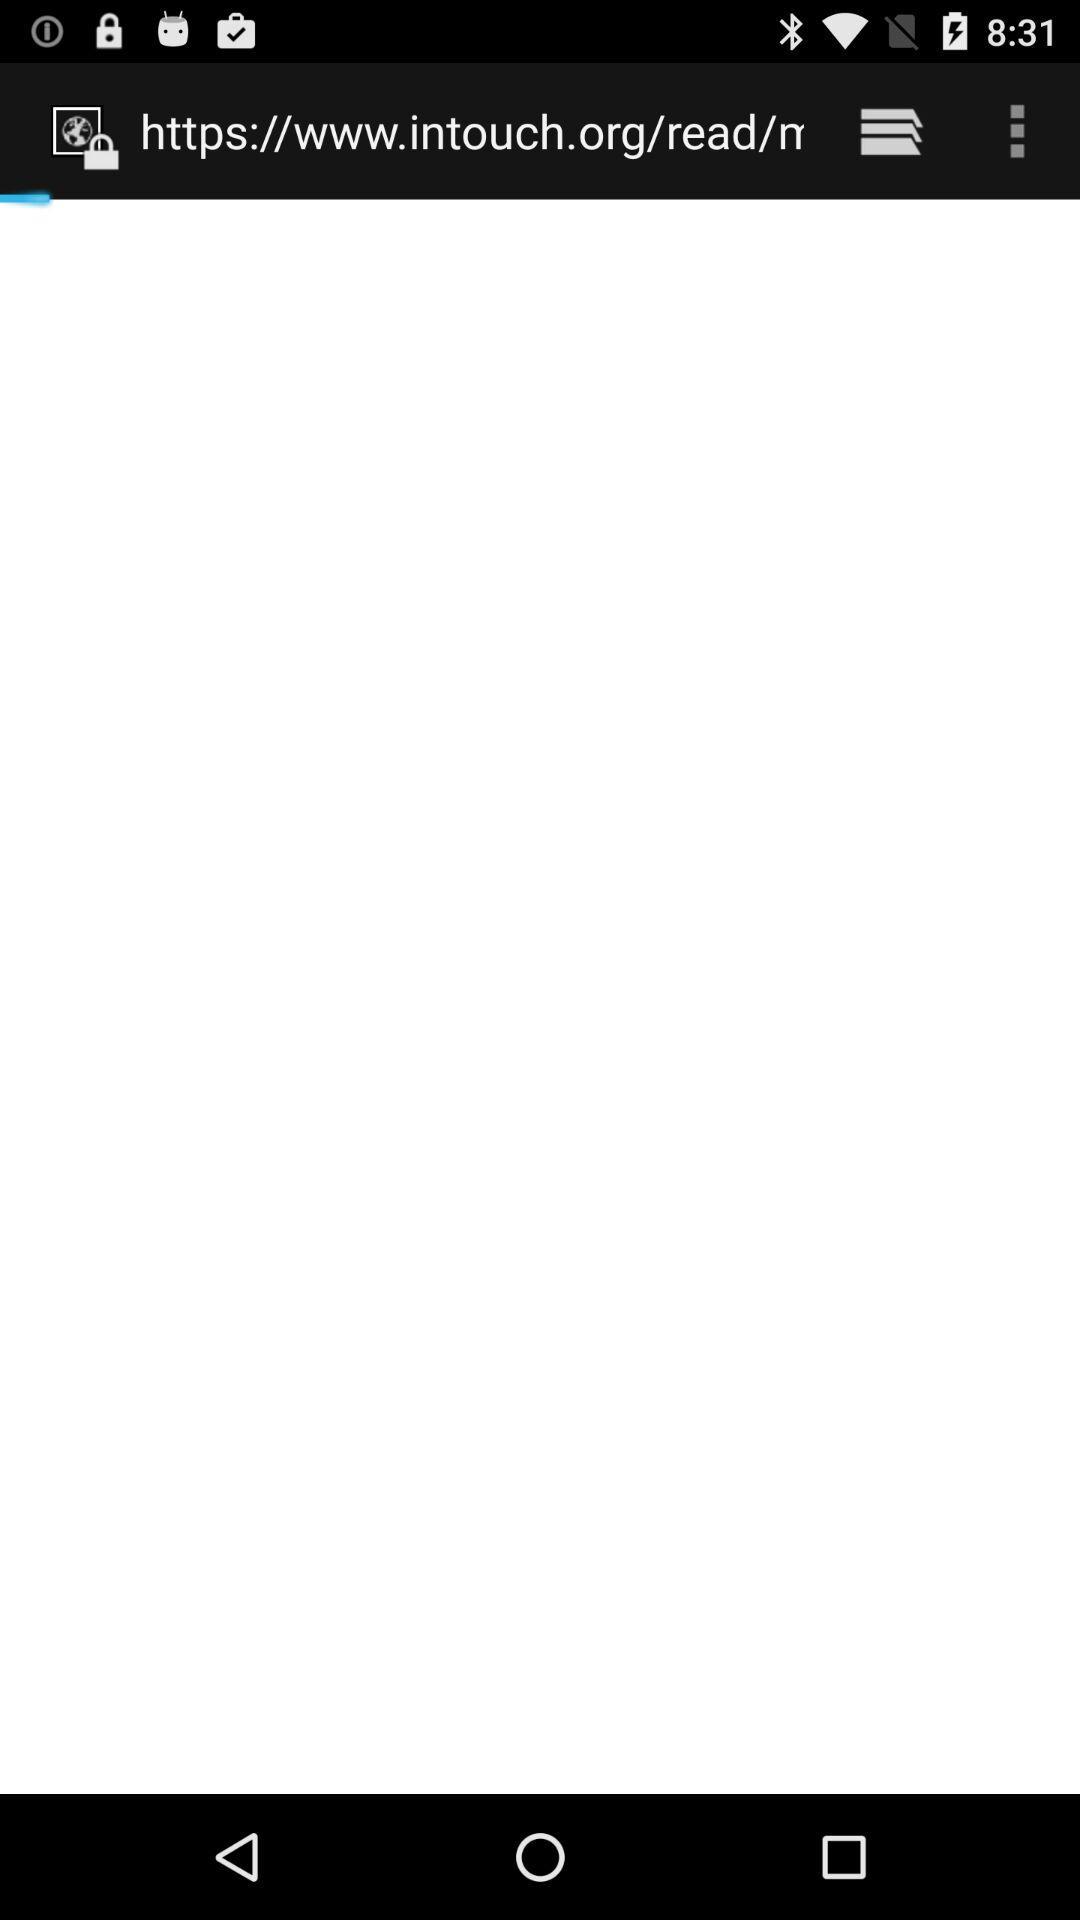 The image size is (1080, 1920). I want to click on icon below https www intouch icon, so click(540, 996).